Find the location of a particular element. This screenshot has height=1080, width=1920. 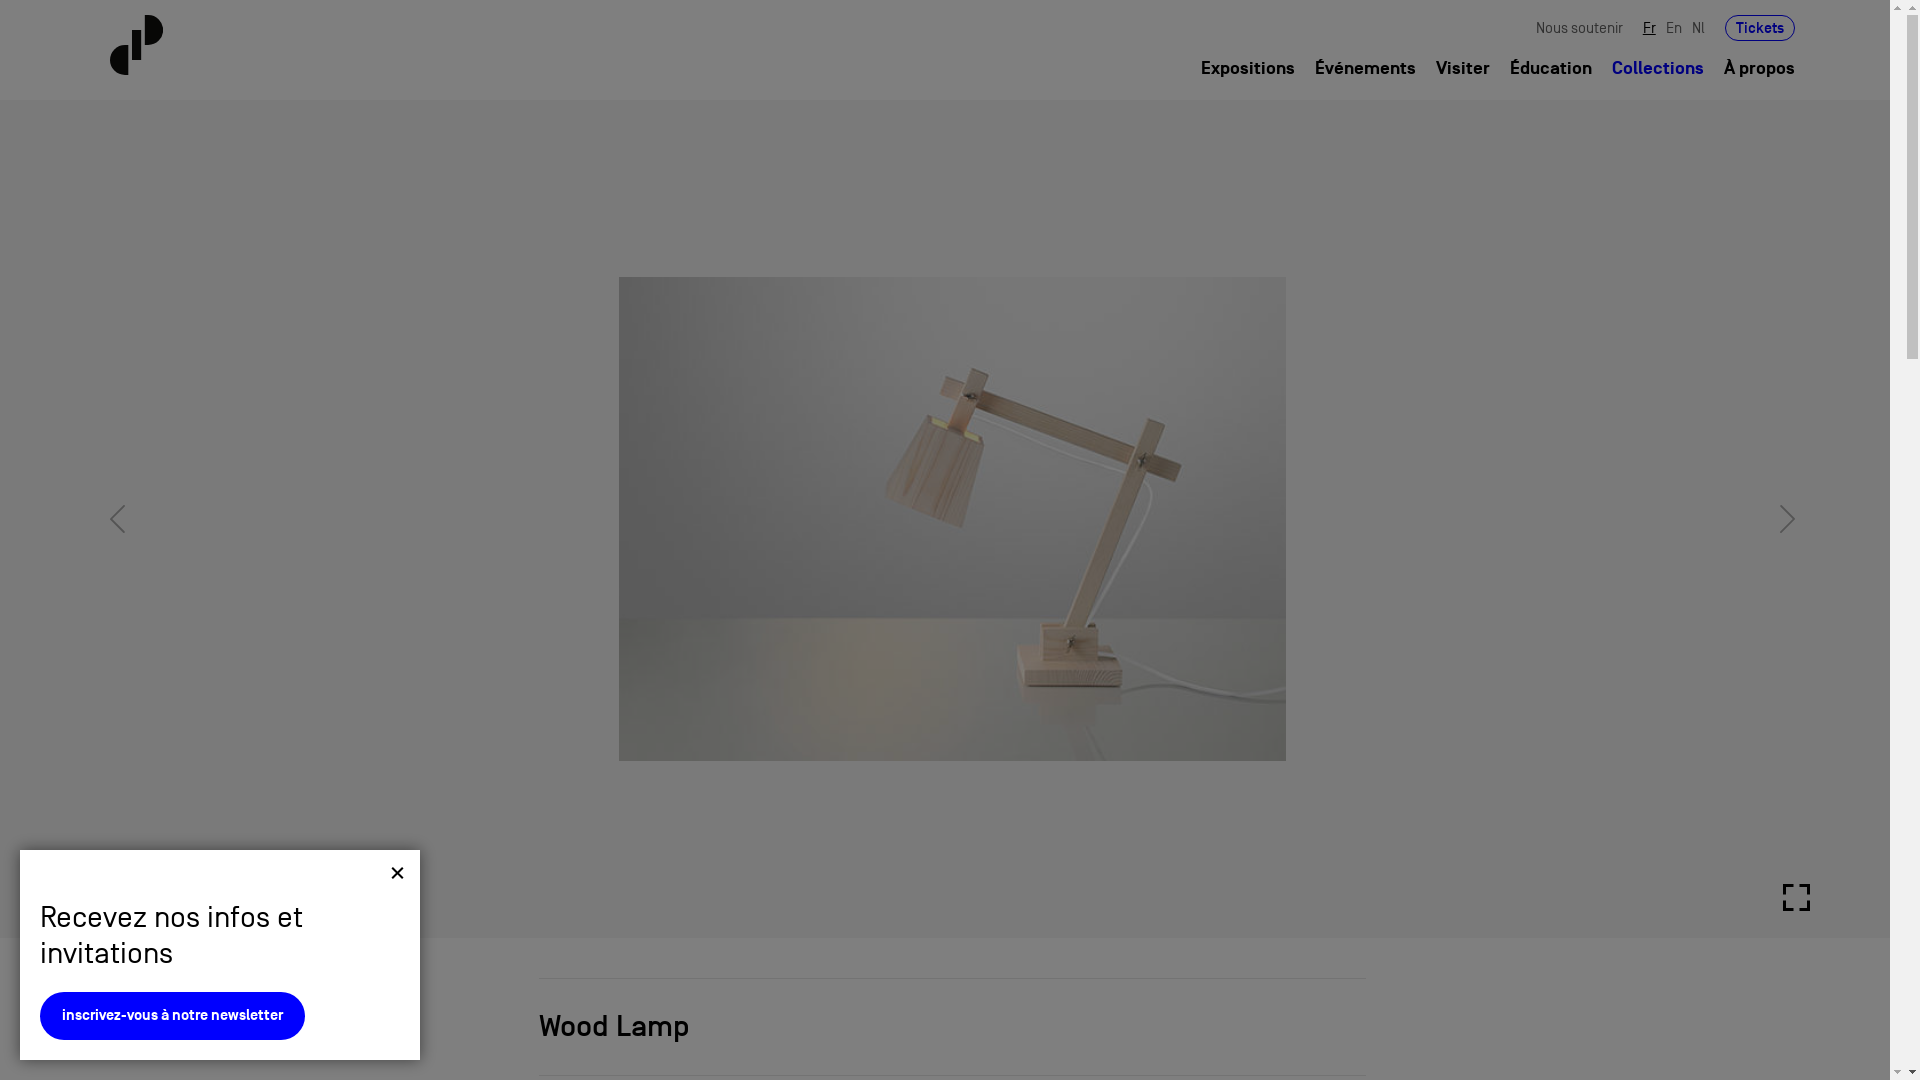

'Close' is located at coordinates (397, 871).